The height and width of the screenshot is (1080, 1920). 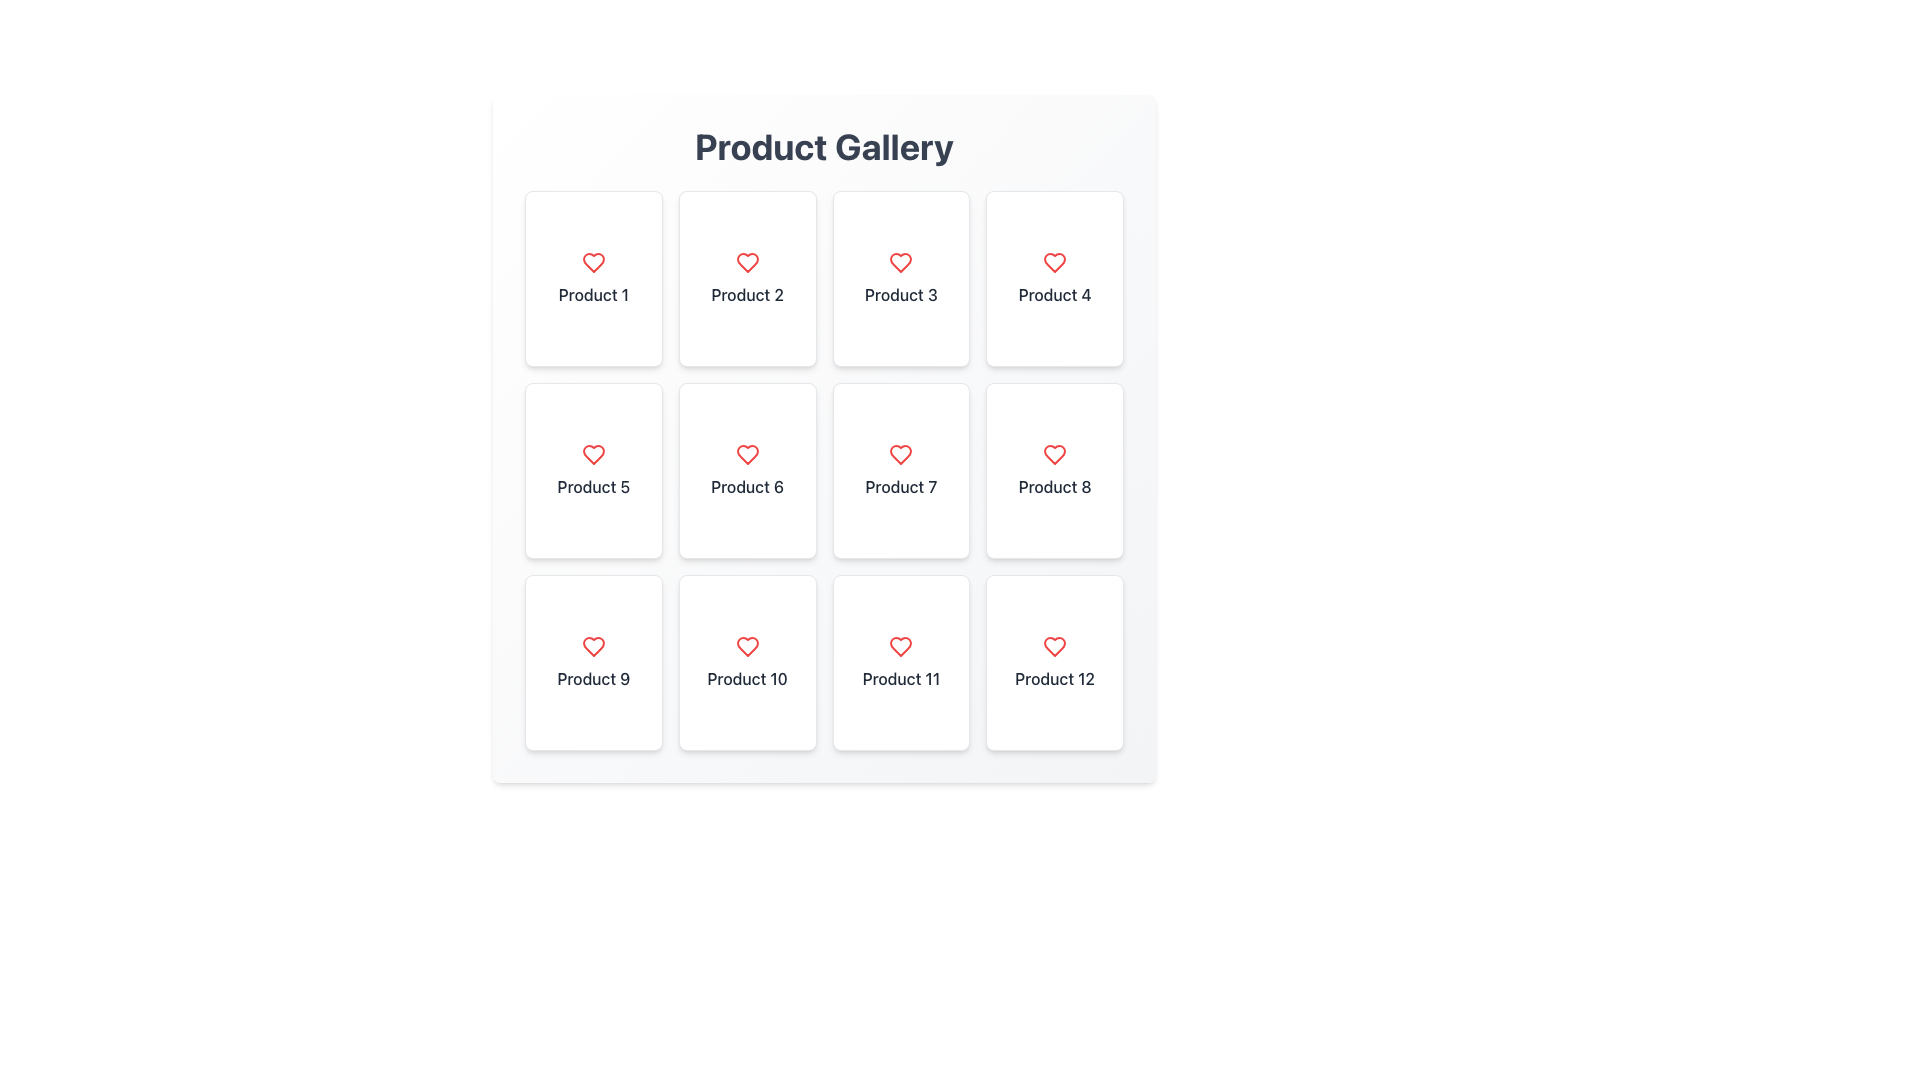 What do you see at coordinates (900, 647) in the screenshot?
I see `the heart-shaped icon outlined in red, filled with white, located above the text 'Product 11' in the eleventh card of a 3x4 grid layout` at bounding box center [900, 647].